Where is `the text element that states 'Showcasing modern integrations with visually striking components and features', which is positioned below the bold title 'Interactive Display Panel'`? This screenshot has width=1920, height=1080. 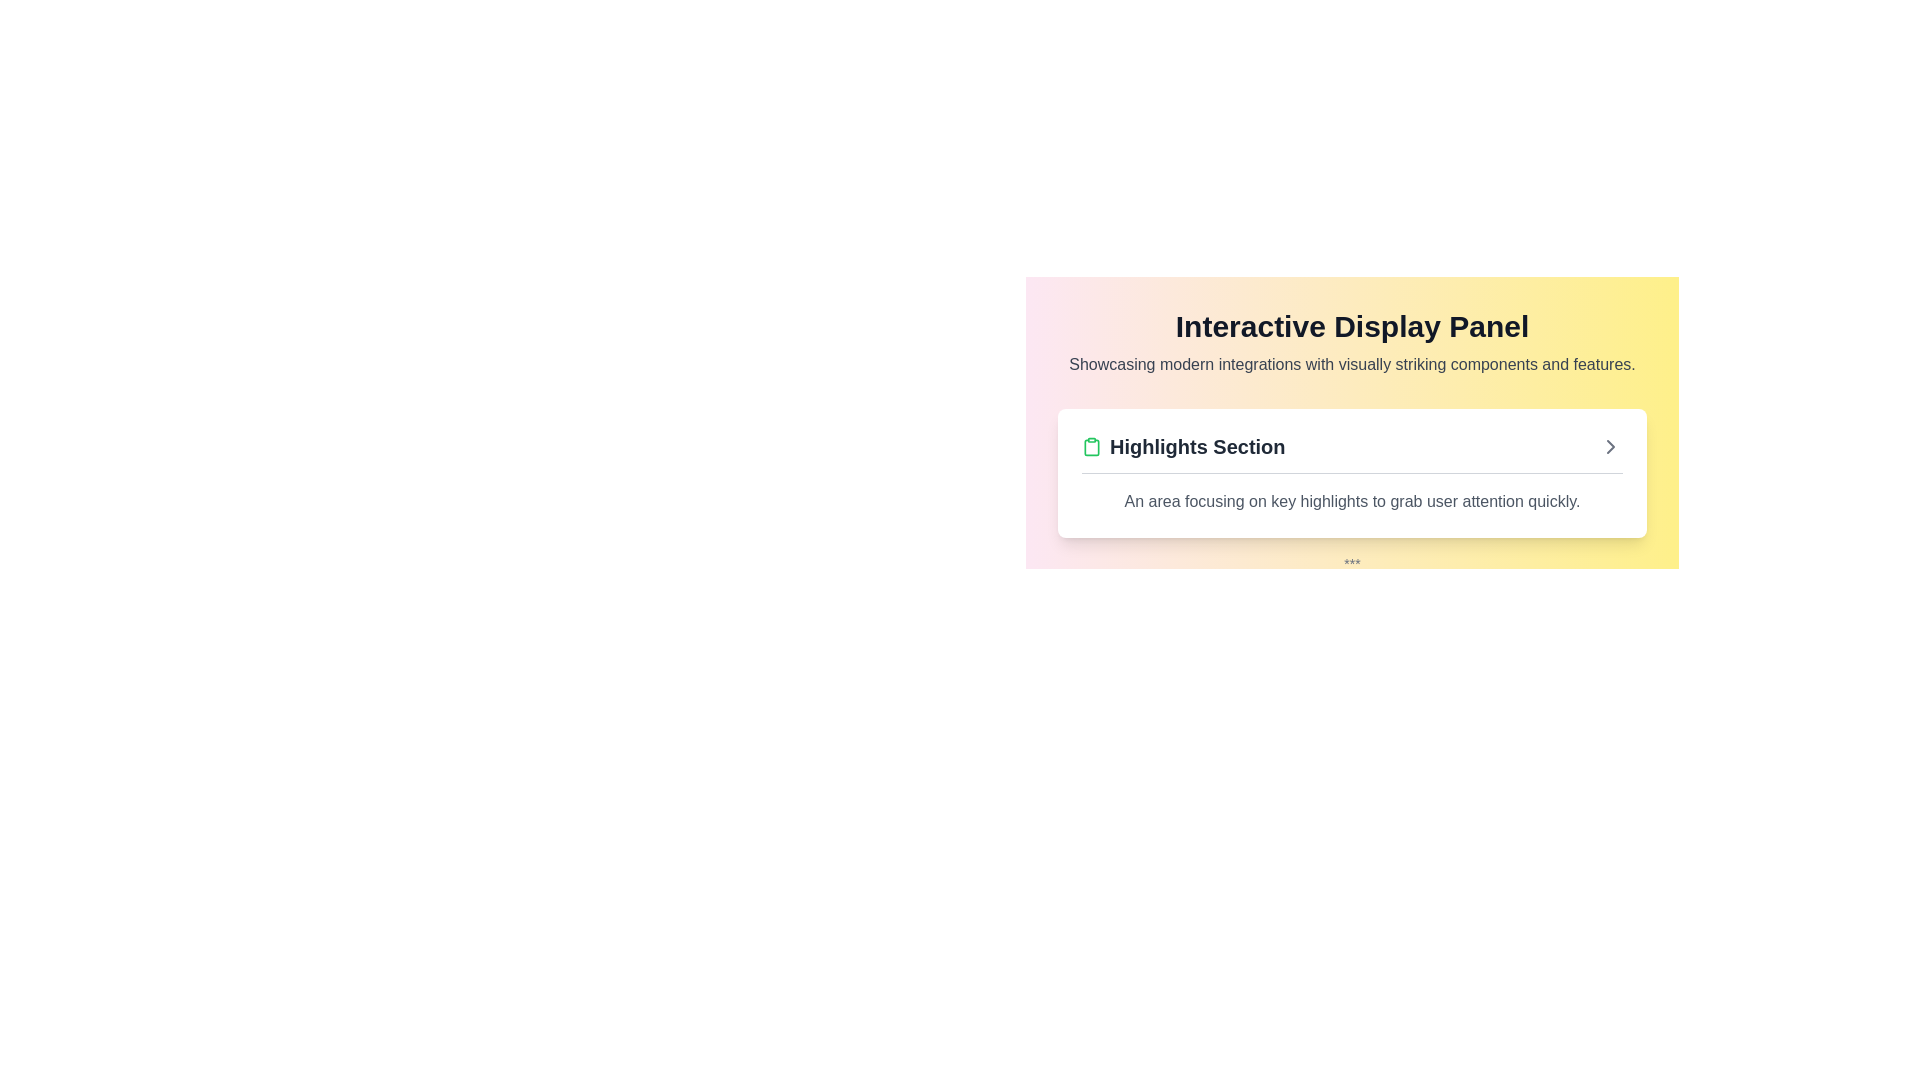
the text element that states 'Showcasing modern integrations with visually striking components and features', which is positioned below the bold title 'Interactive Display Panel' is located at coordinates (1352, 365).